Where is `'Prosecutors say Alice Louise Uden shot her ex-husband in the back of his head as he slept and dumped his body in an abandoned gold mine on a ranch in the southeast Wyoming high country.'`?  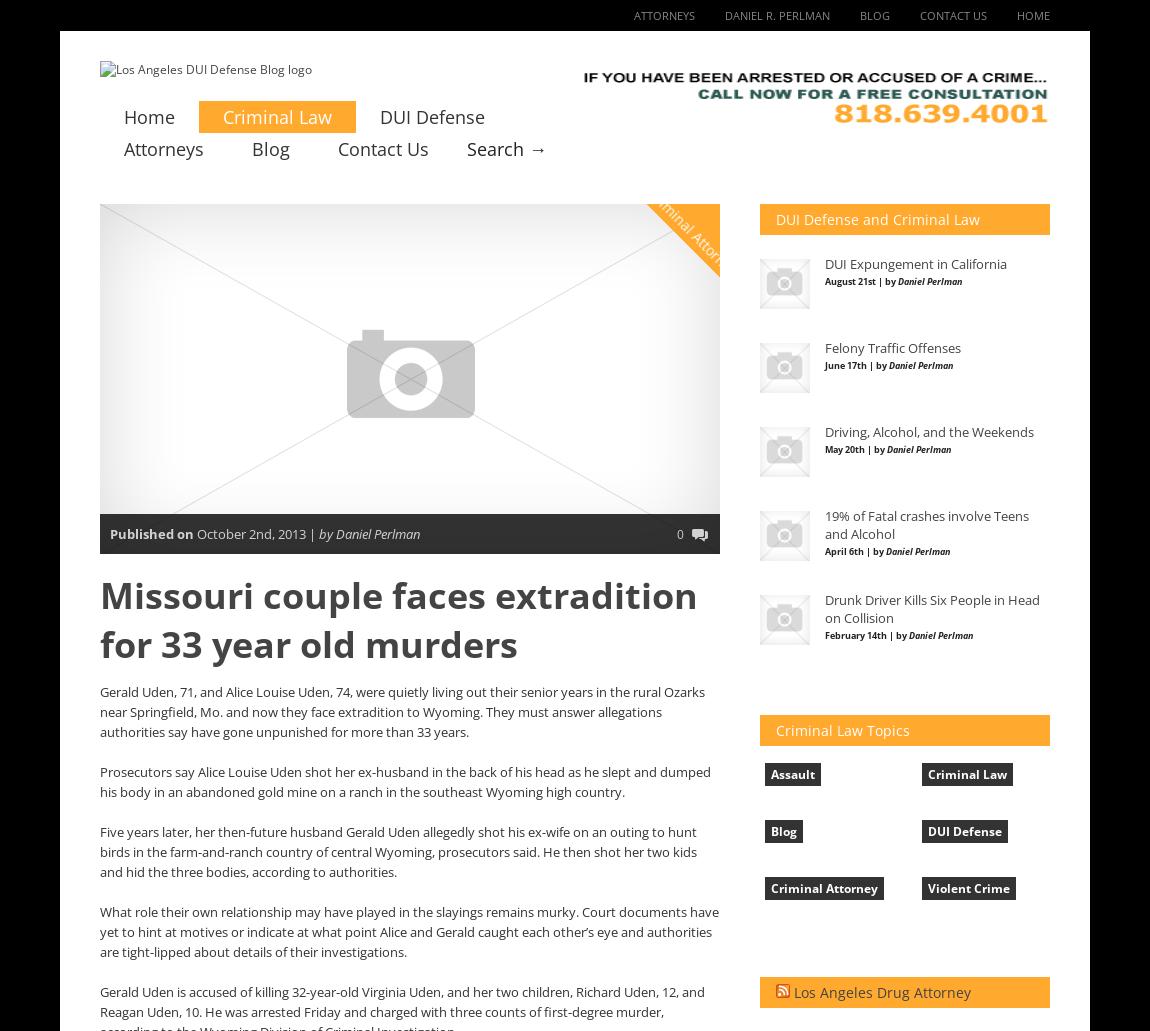
'Prosecutors say Alice Louise Uden shot her ex-husband in the back of his head as he slept and dumped his body in an abandoned gold mine on a ranch in the southeast Wyoming high country.' is located at coordinates (405, 781).